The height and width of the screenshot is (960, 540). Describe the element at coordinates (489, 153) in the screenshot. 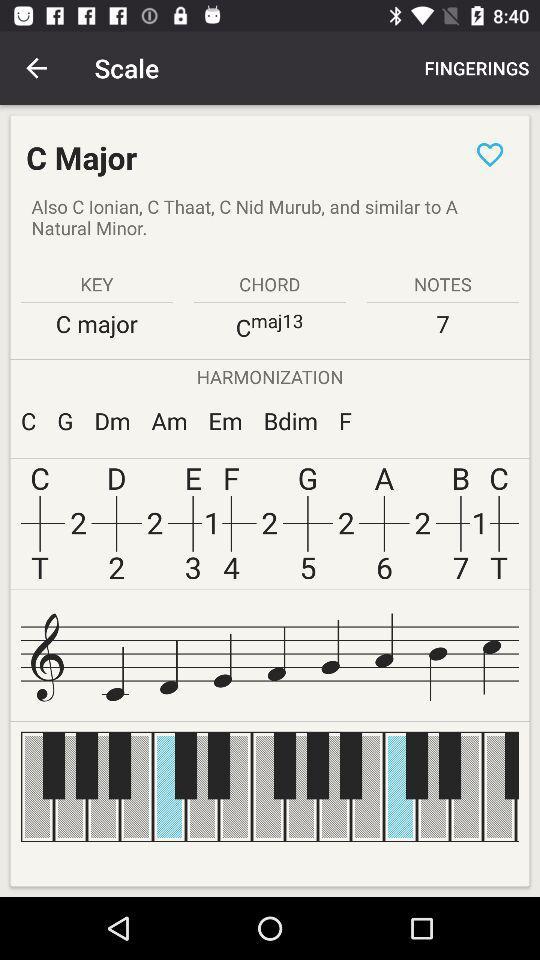

I see `icon below fingerings icon` at that location.